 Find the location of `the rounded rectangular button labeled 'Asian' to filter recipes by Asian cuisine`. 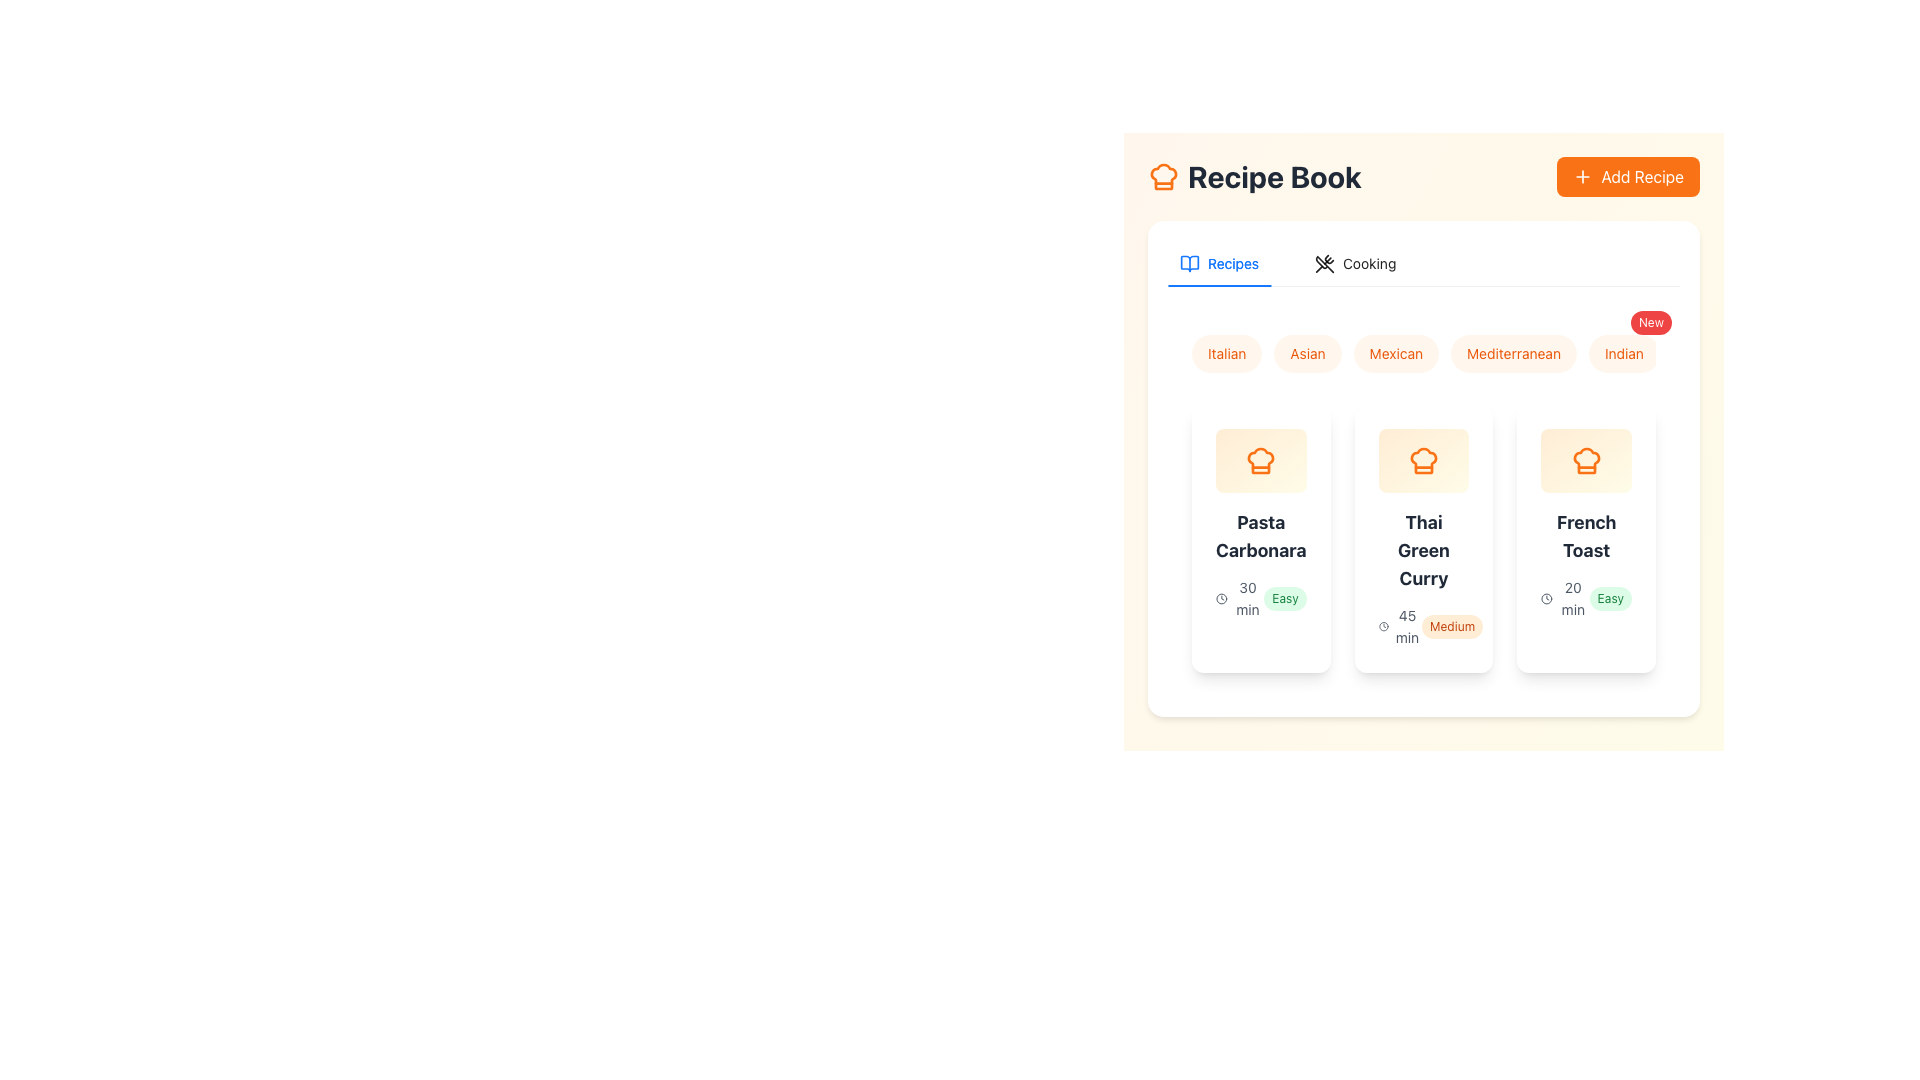

the rounded rectangular button labeled 'Asian' to filter recipes by Asian cuisine is located at coordinates (1308, 353).